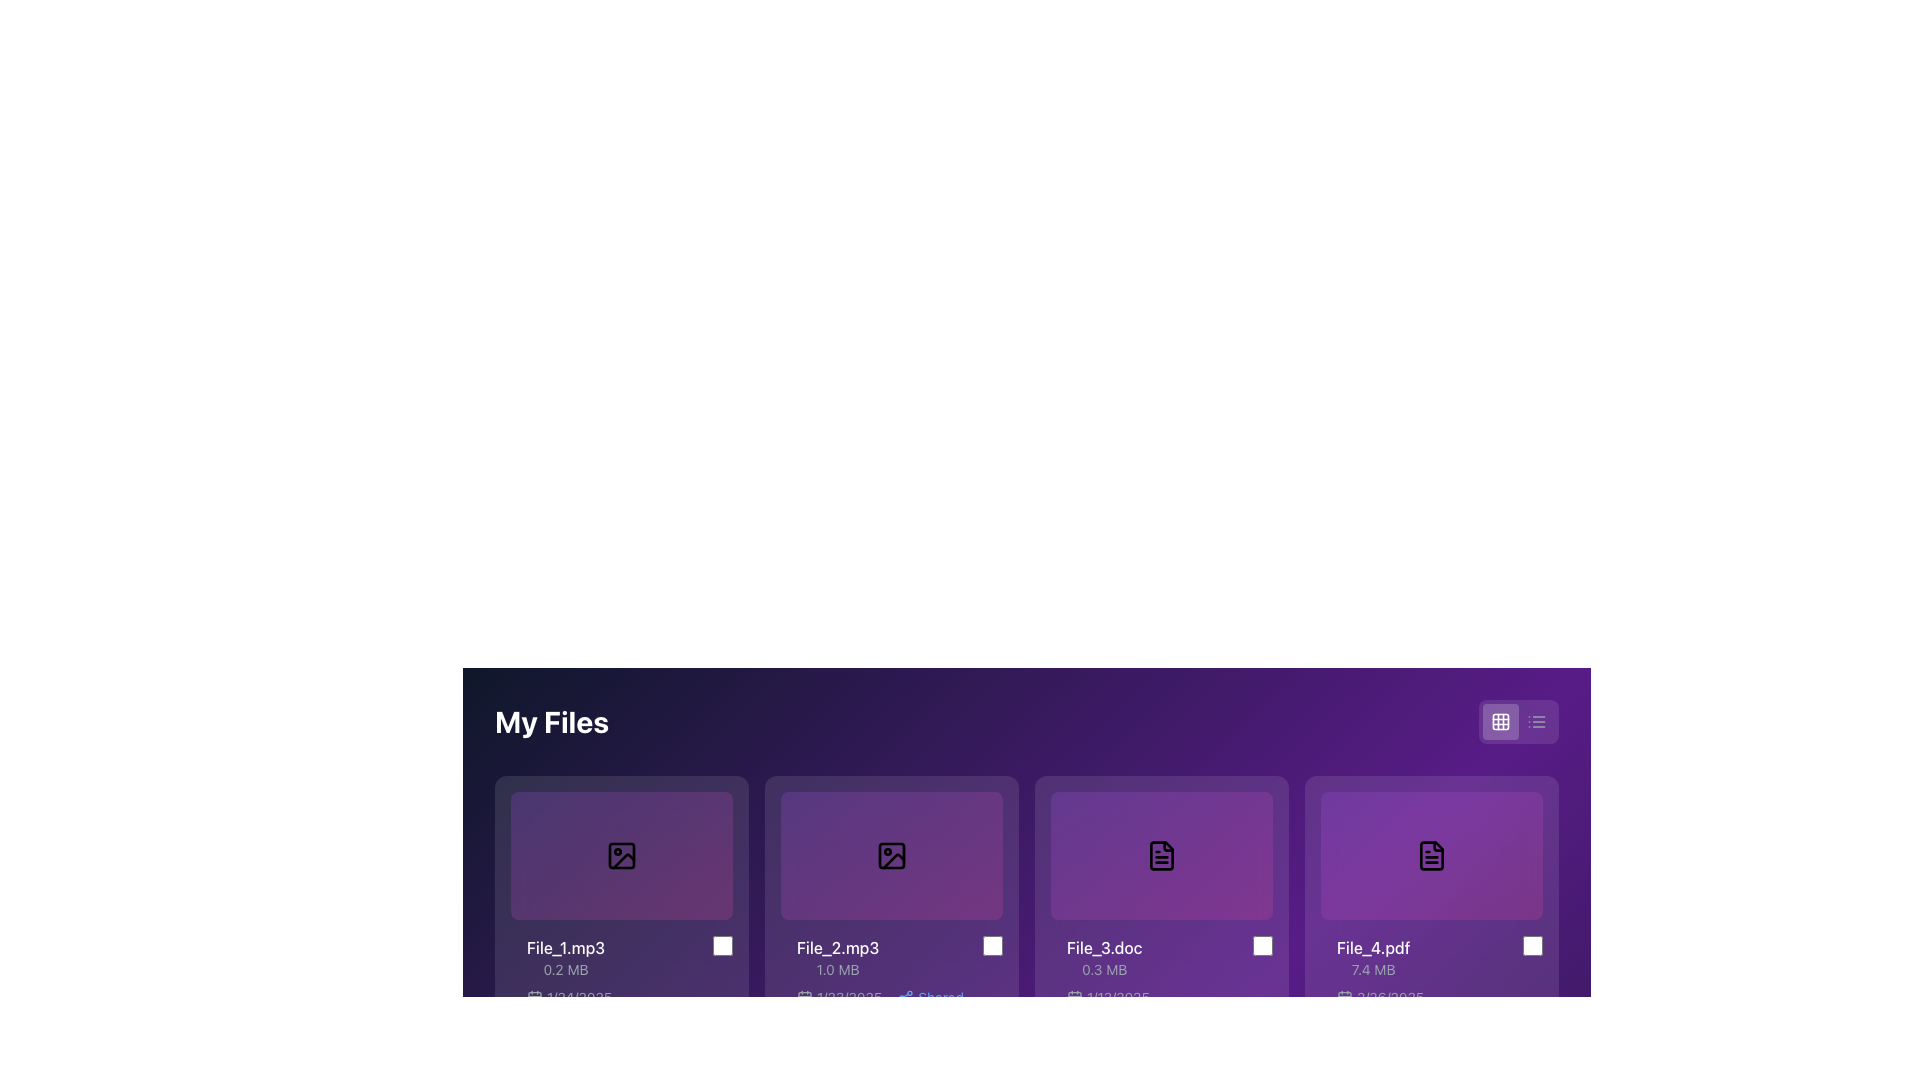 The width and height of the screenshot is (1920, 1080). What do you see at coordinates (838, 947) in the screenshot?
I see `the text label displaying the file name 'File_2.mp3'` at bounding box center [838, 947].